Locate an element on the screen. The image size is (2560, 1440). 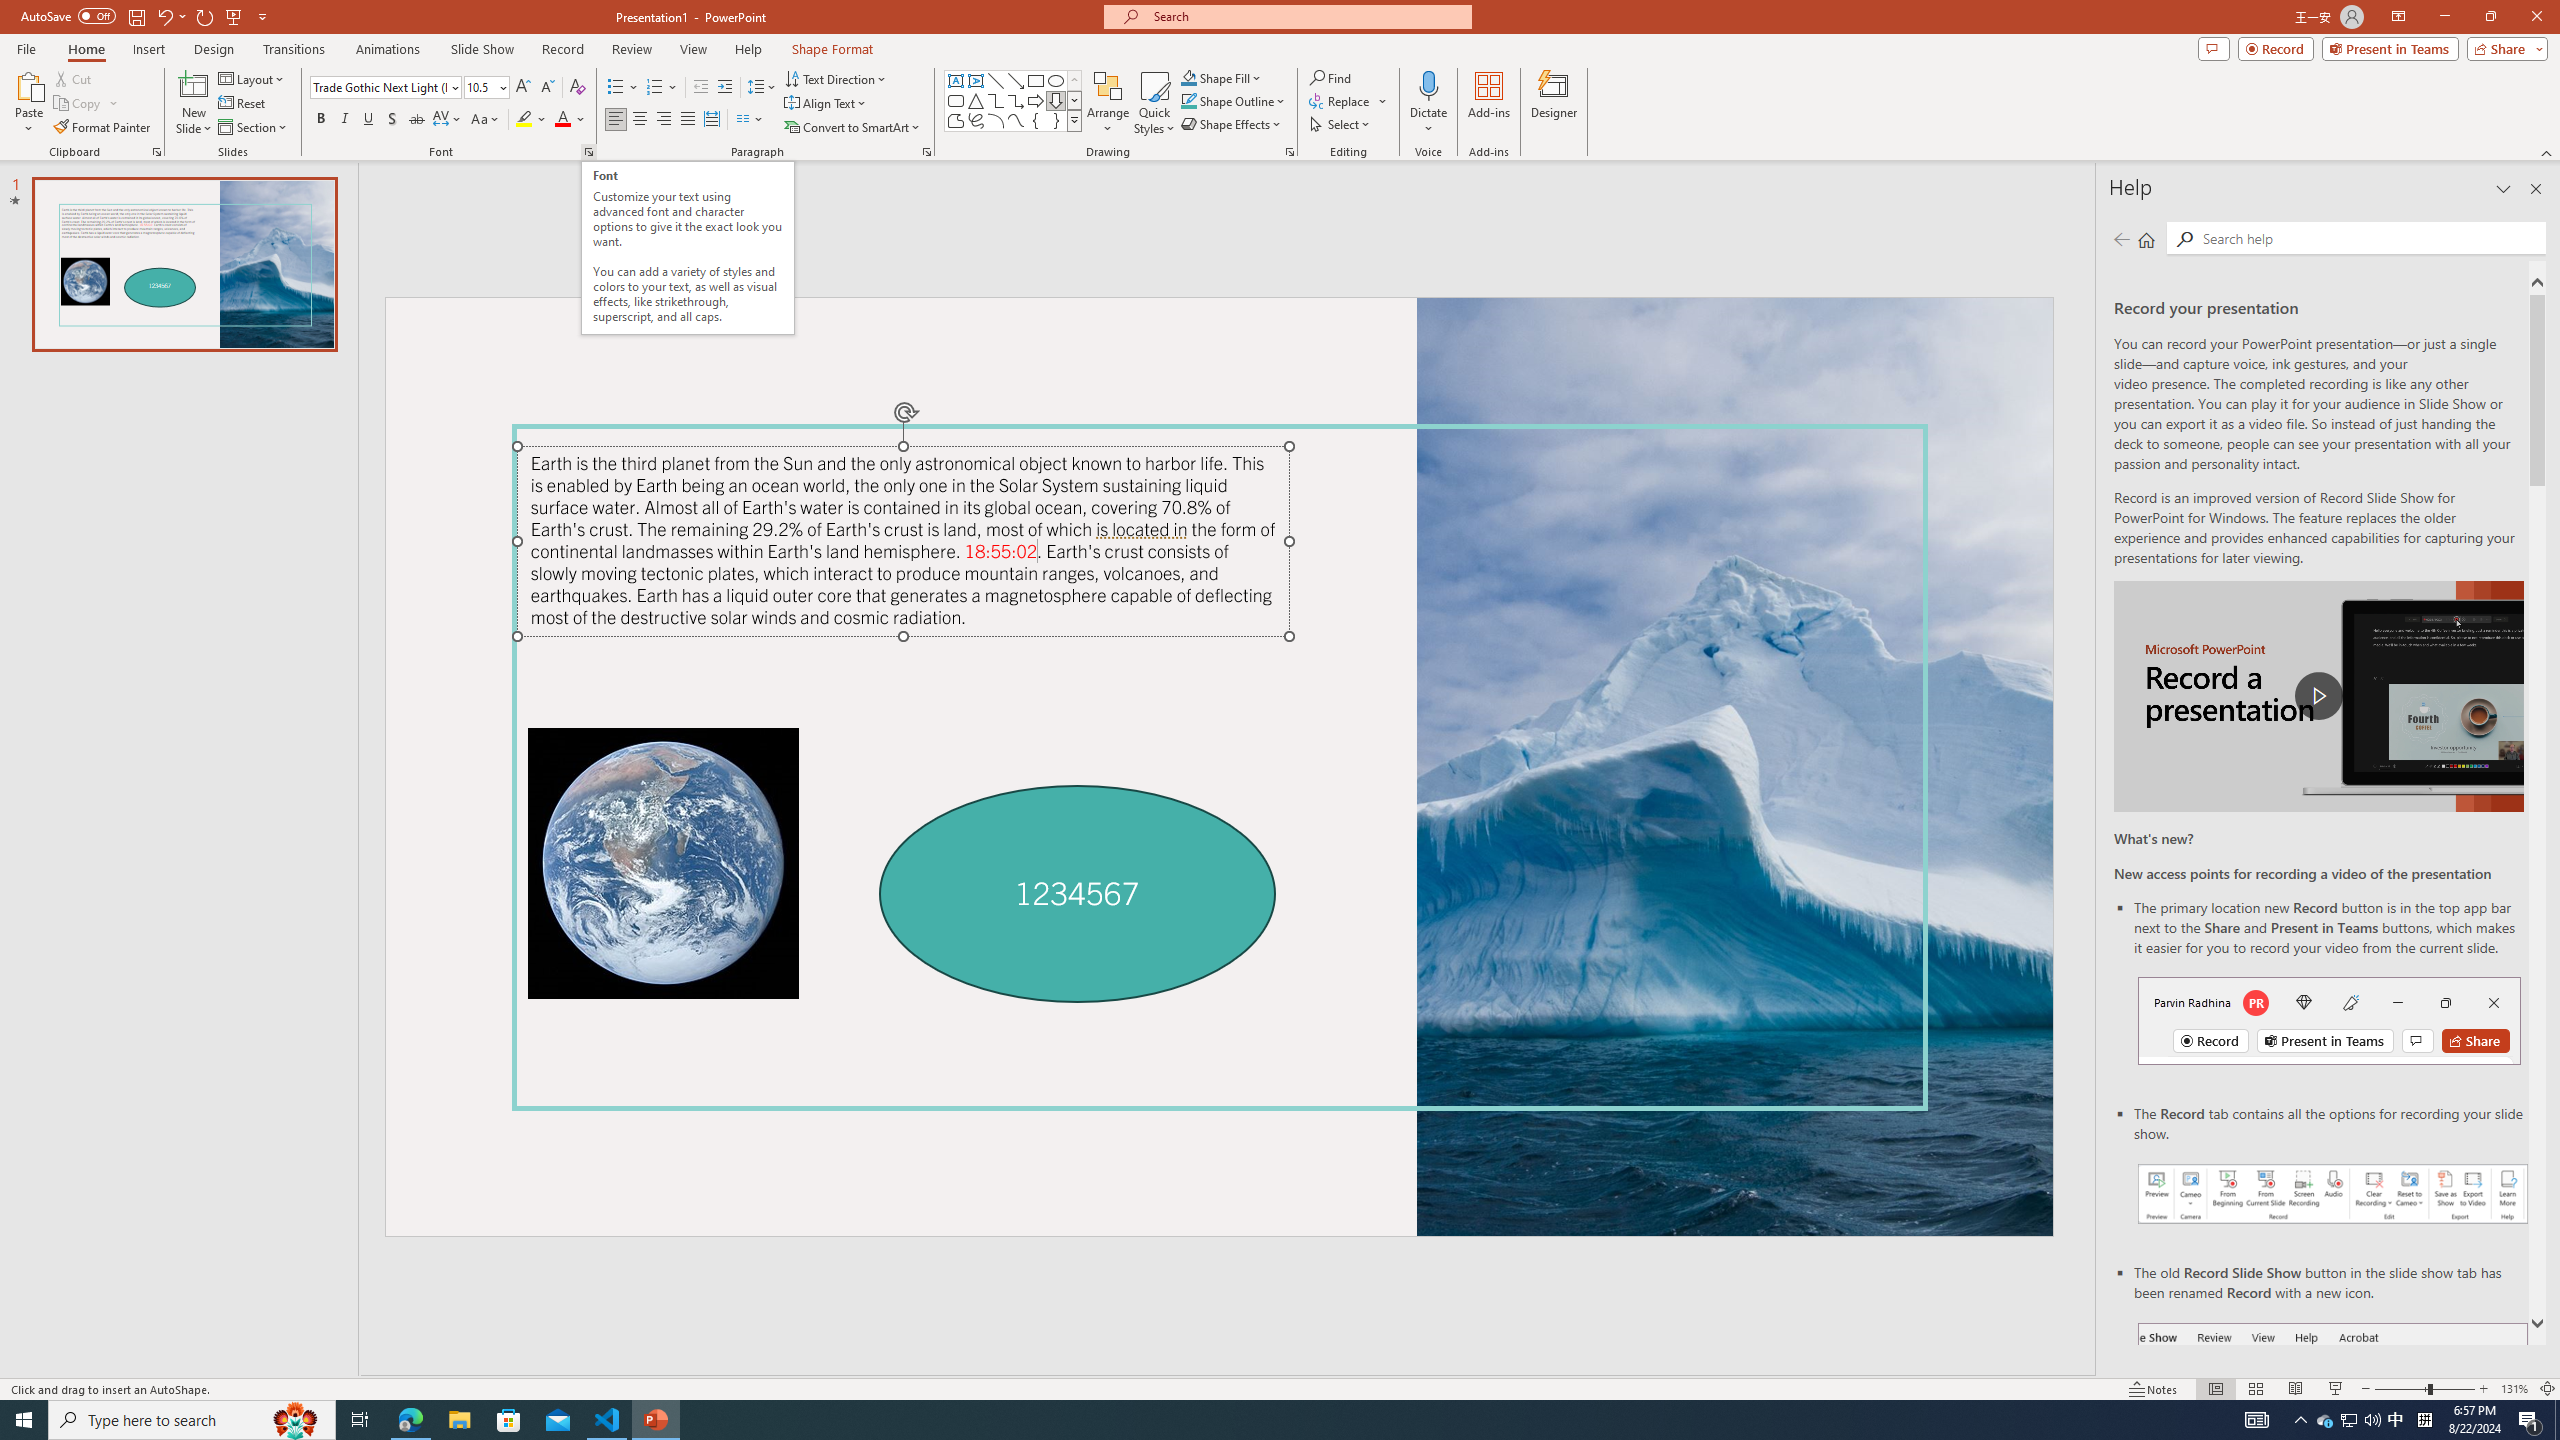
'Class: NetUIImage' is located at coordinates (1072, 119).